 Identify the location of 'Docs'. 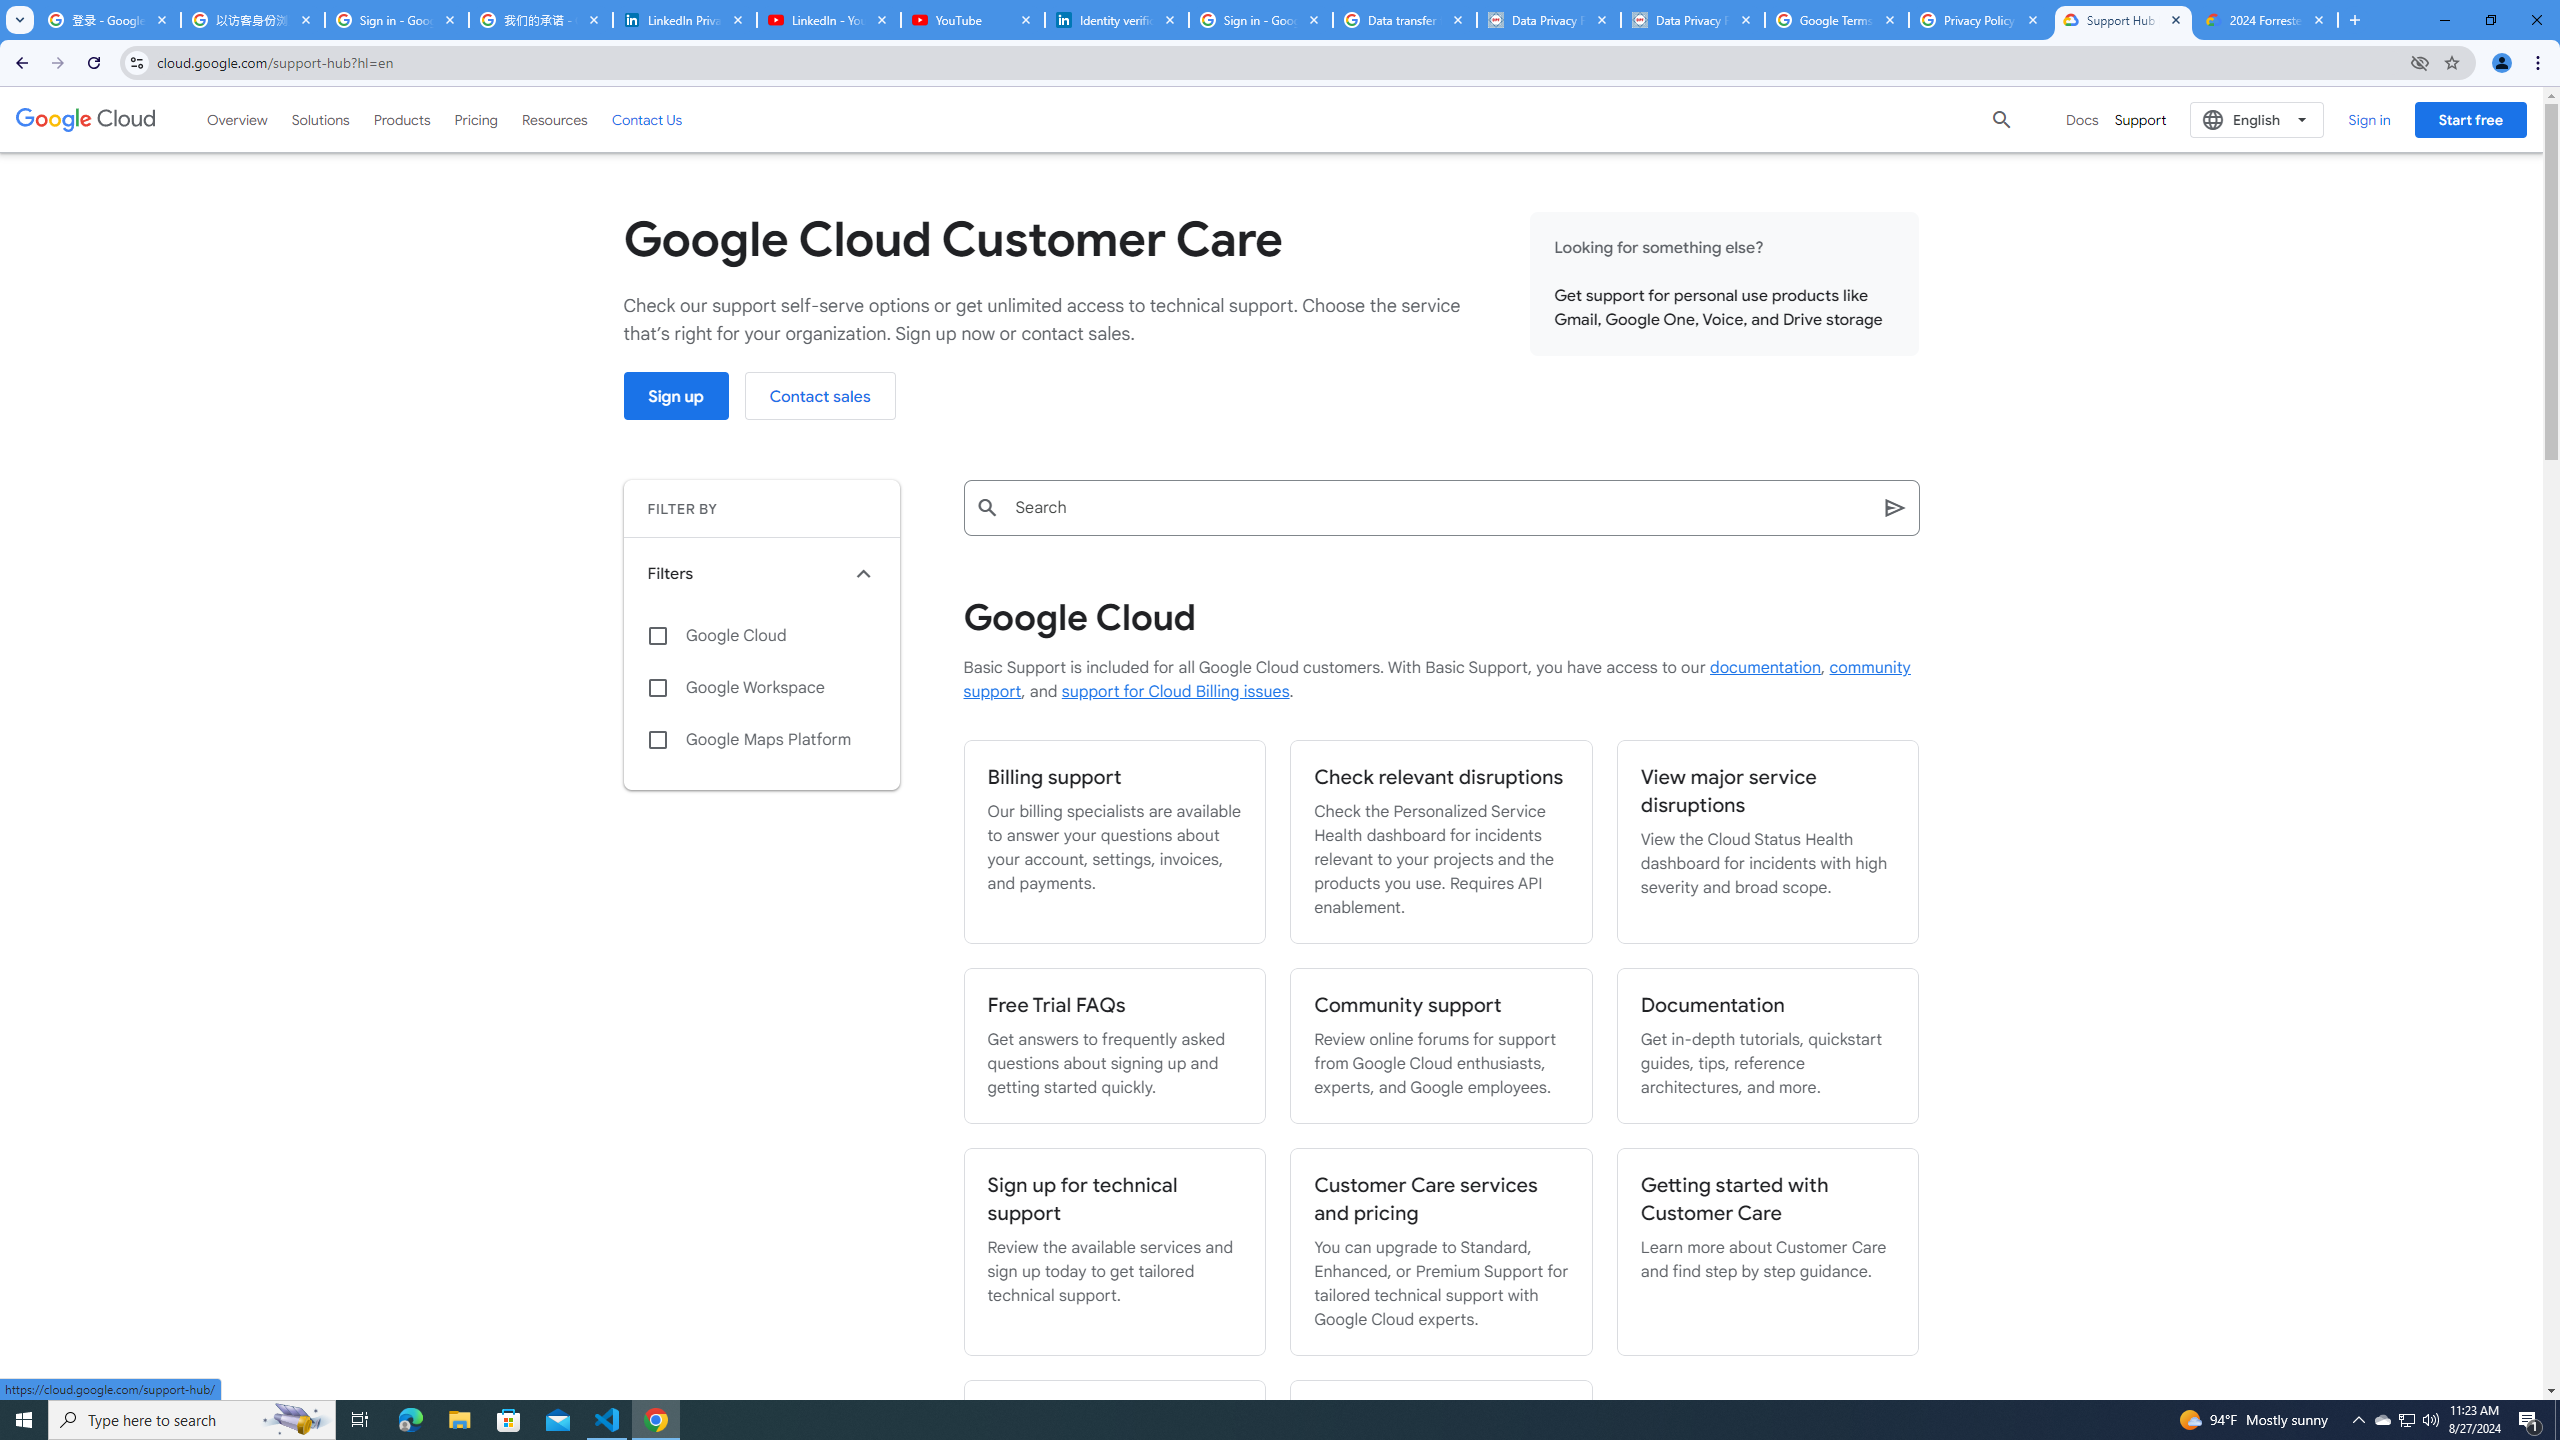
(2082, 118).